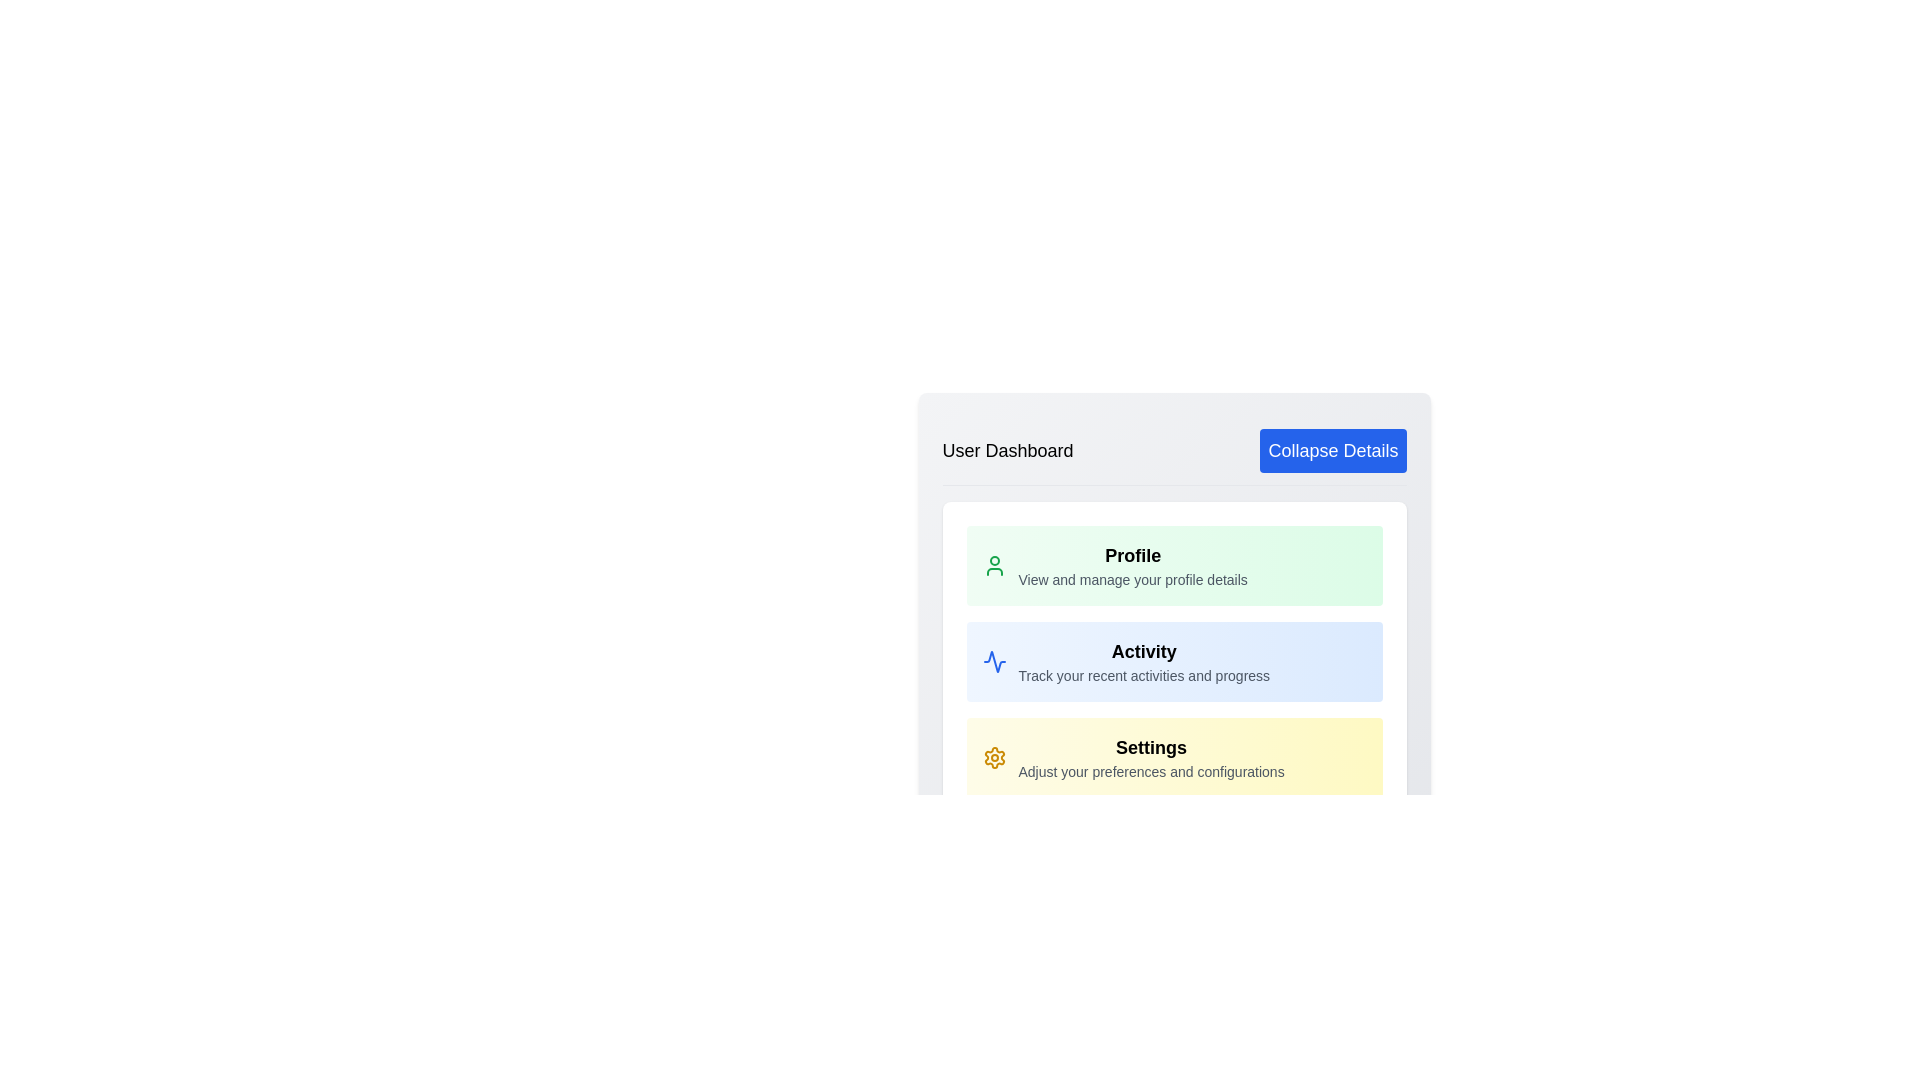 This screenshot has width=1920, height=1080. I want to click on the bold text label displaying the word 'Activity' which is centered in the Profile section of the UI, so click(1144, 651).